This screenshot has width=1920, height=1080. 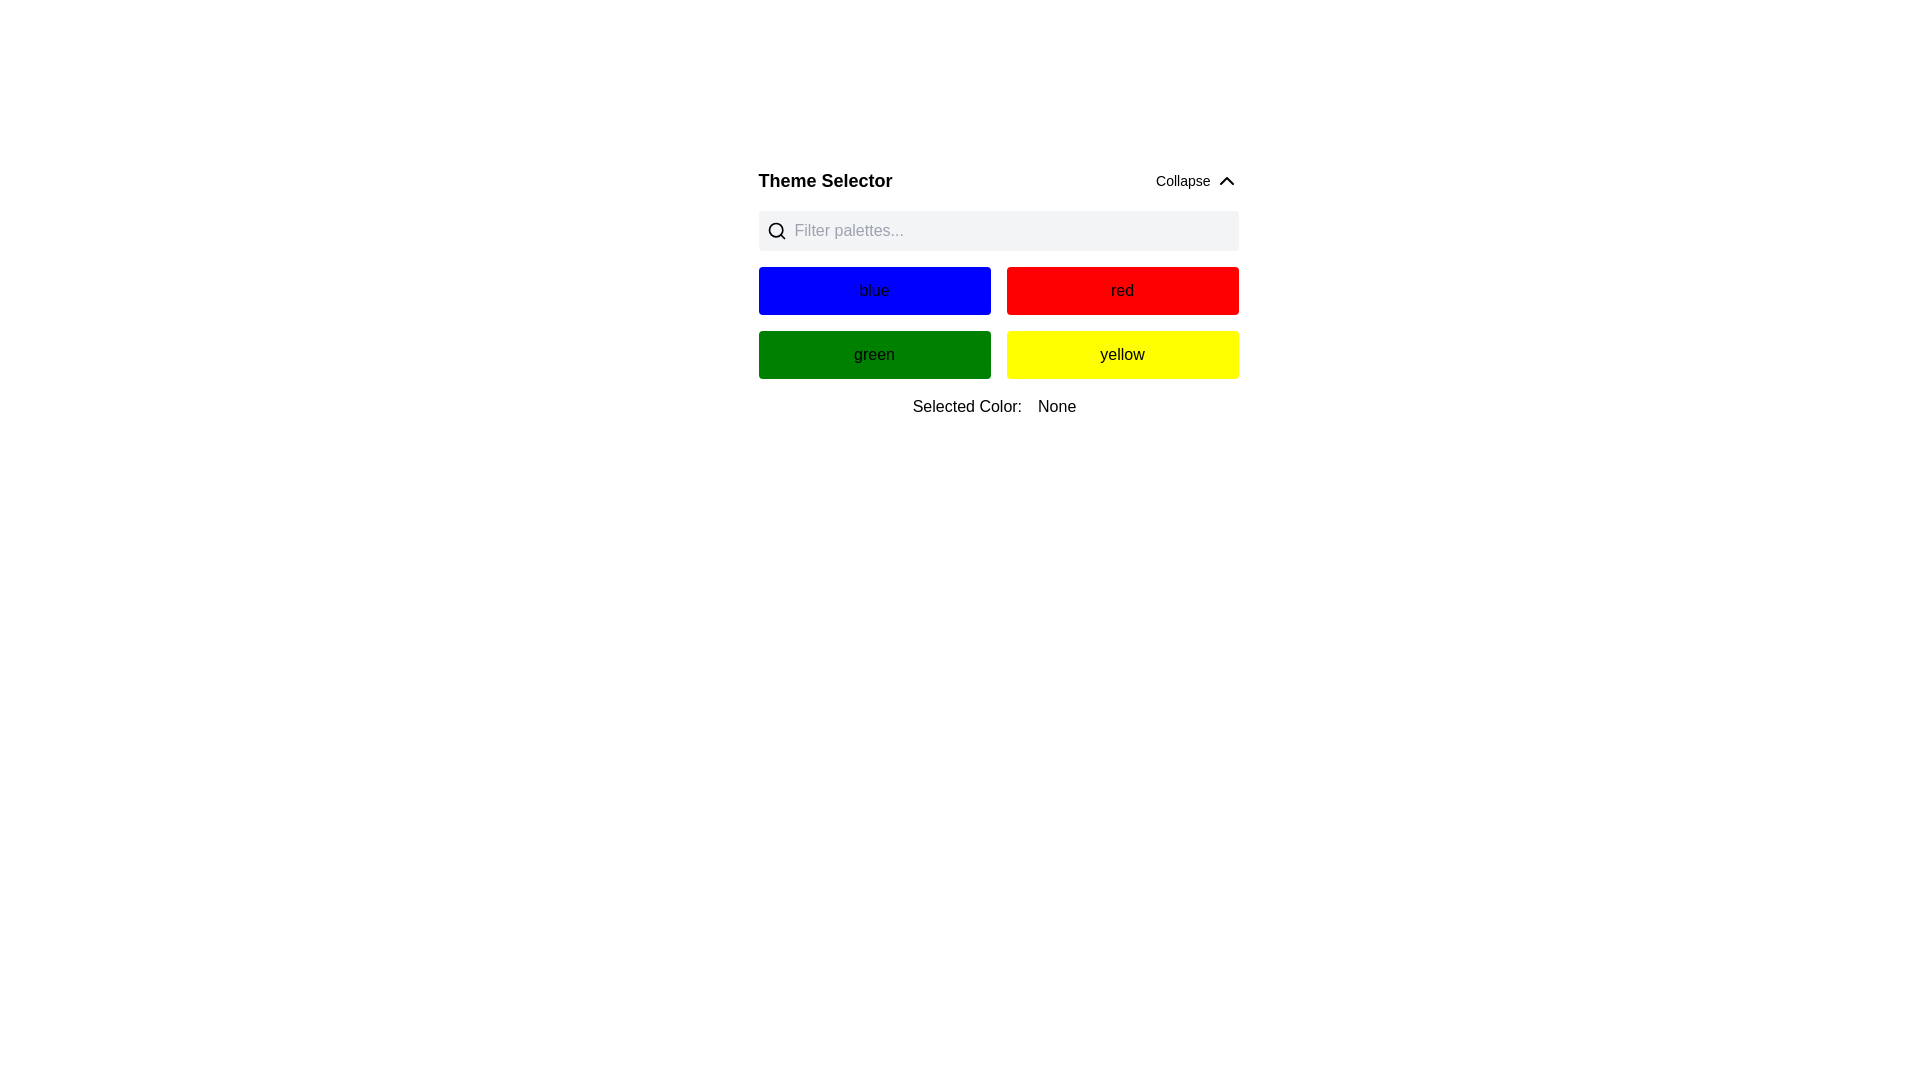 I want to click on the deep blue button labeled 'blue' located in the top-left corner of the 2x2 grid layout, so click(x=874, y=290).